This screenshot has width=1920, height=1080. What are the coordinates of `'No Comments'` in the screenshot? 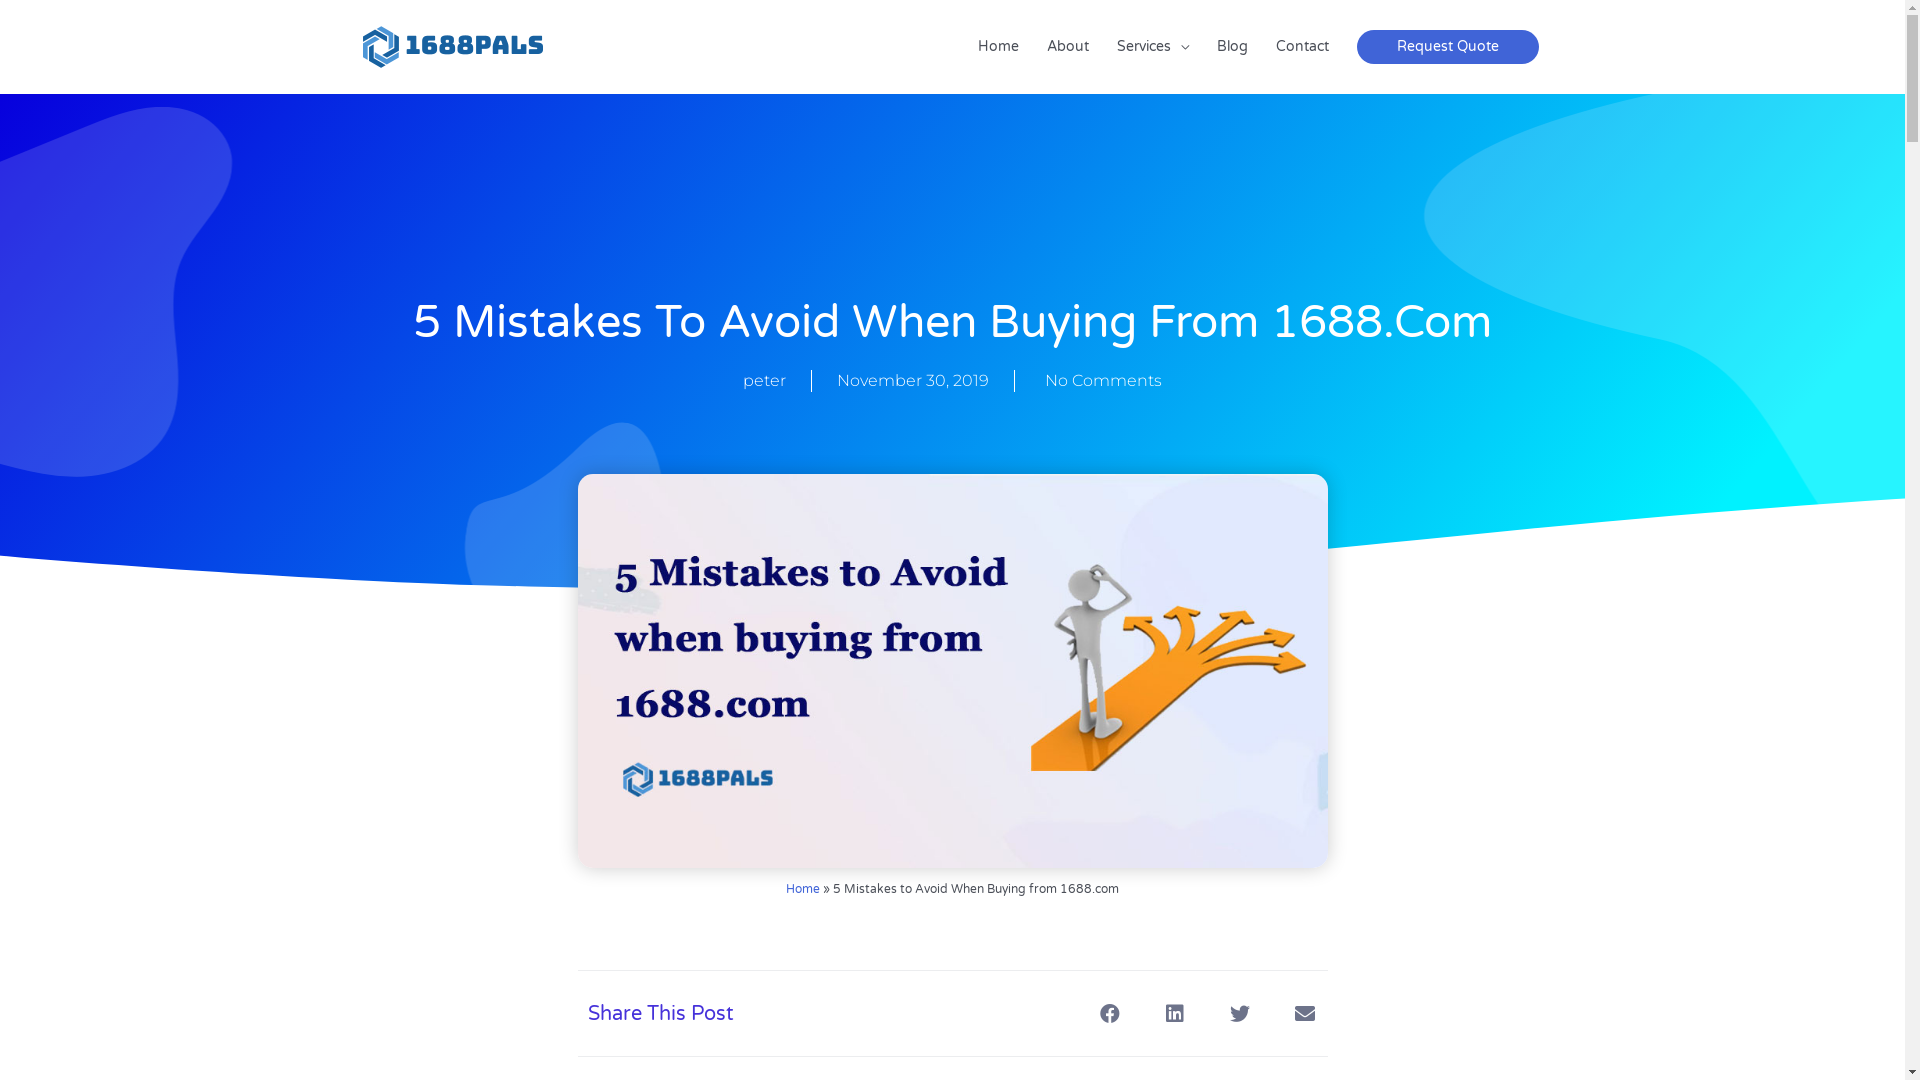 It's located at (1099, 381).